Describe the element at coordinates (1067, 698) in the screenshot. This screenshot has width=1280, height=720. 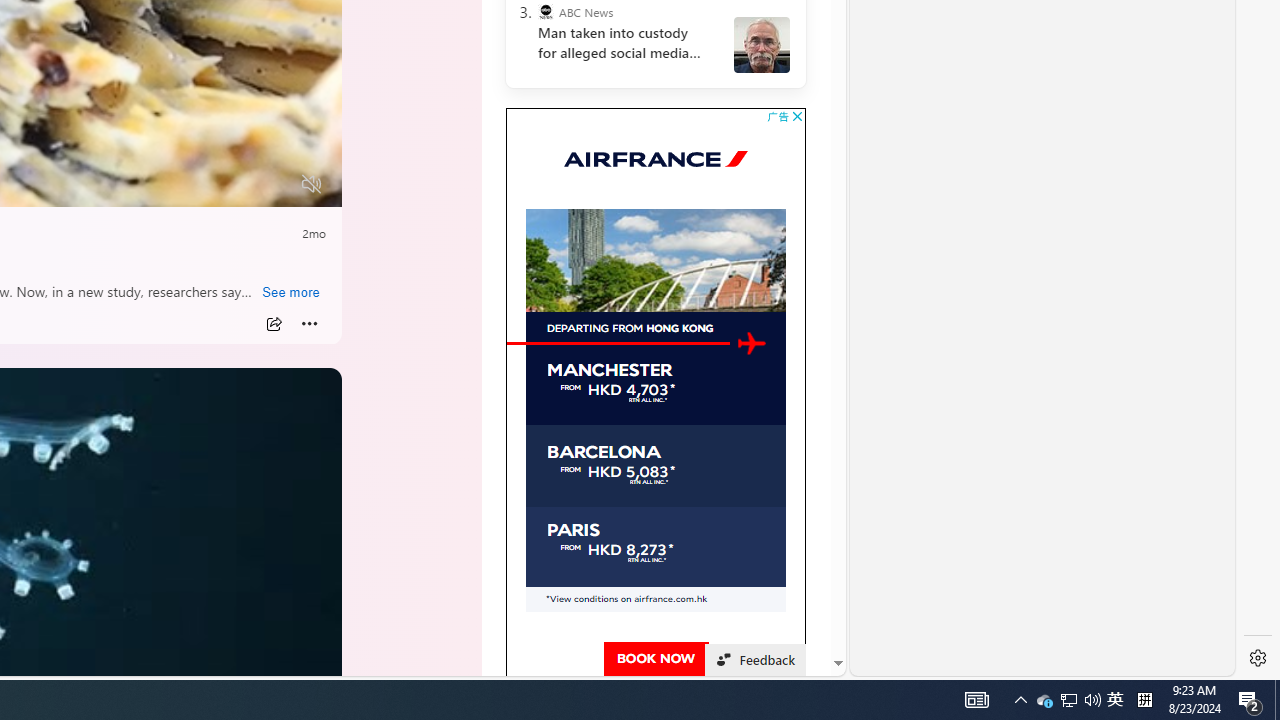
I see `'User Promoted Notification Area'` at that location.